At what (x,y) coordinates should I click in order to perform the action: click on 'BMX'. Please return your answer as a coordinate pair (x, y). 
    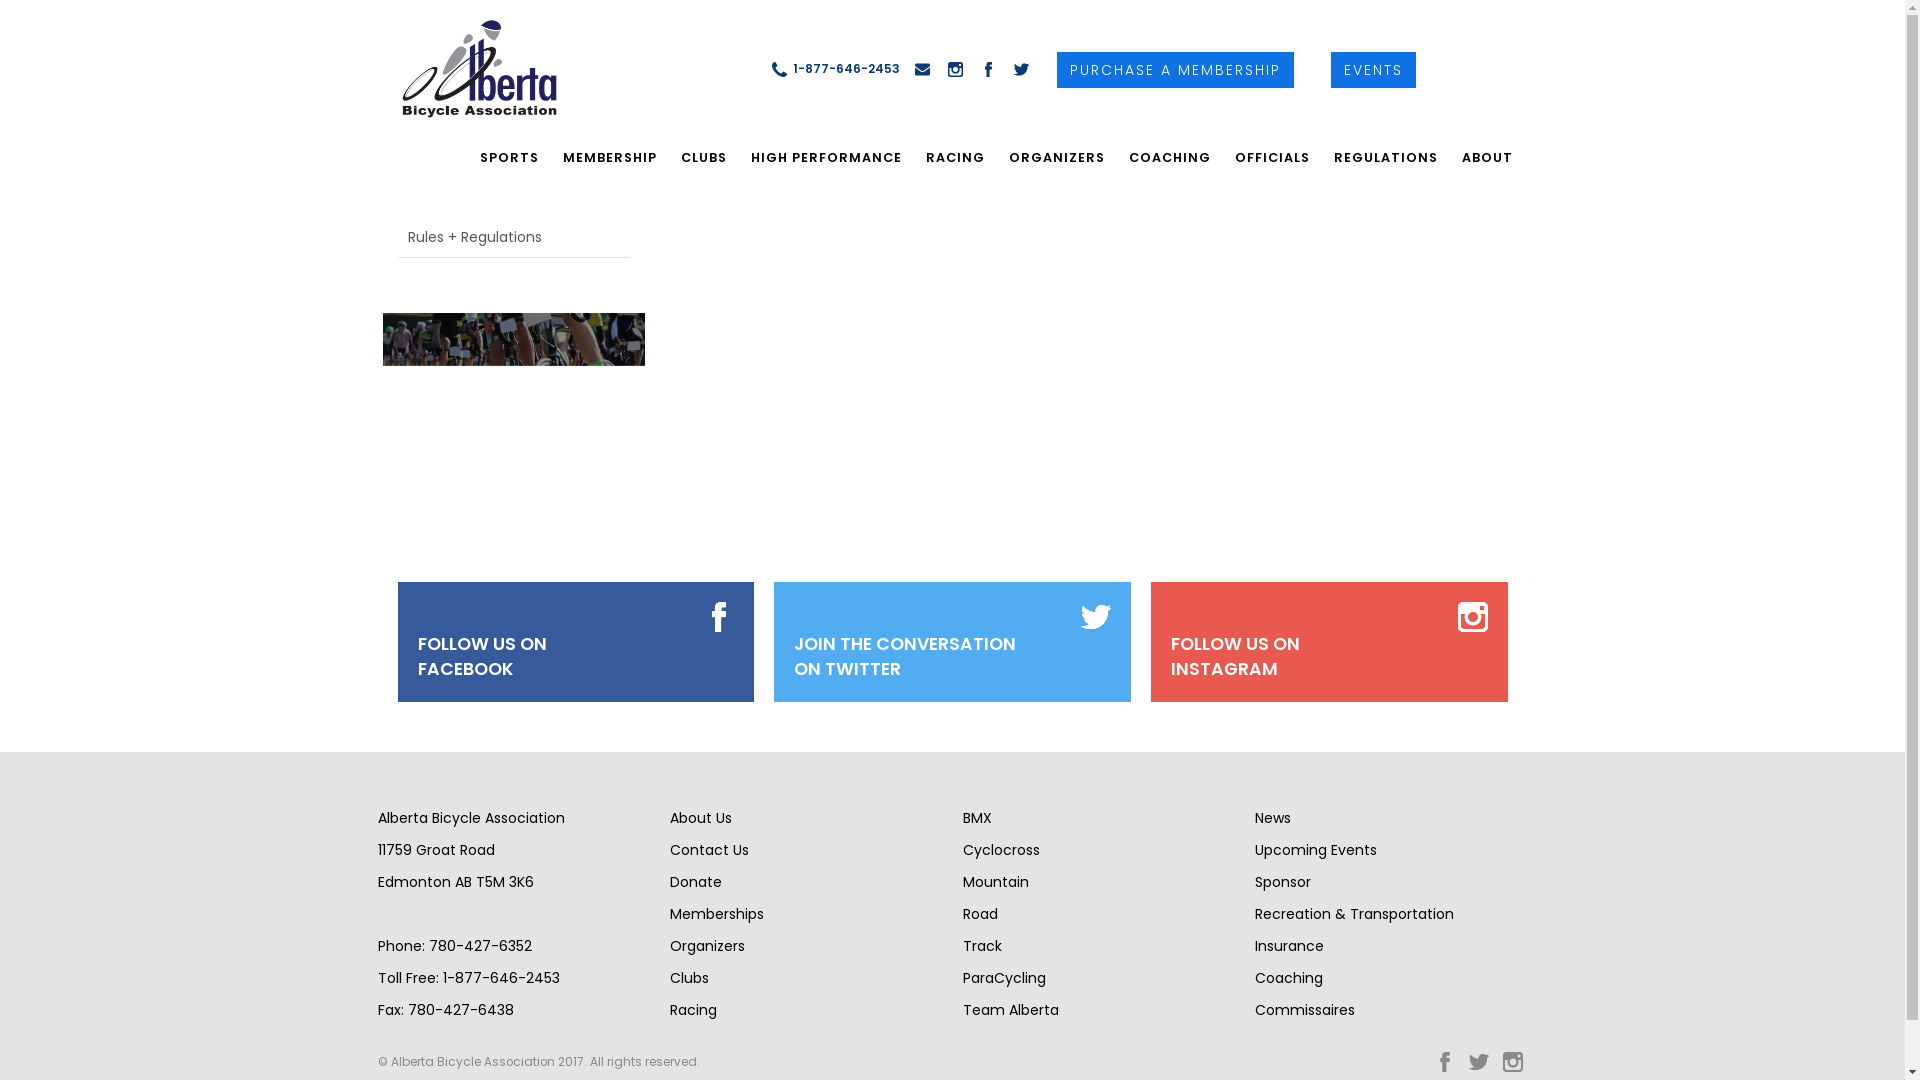
    Looking at the image, I should click on (976, 817).